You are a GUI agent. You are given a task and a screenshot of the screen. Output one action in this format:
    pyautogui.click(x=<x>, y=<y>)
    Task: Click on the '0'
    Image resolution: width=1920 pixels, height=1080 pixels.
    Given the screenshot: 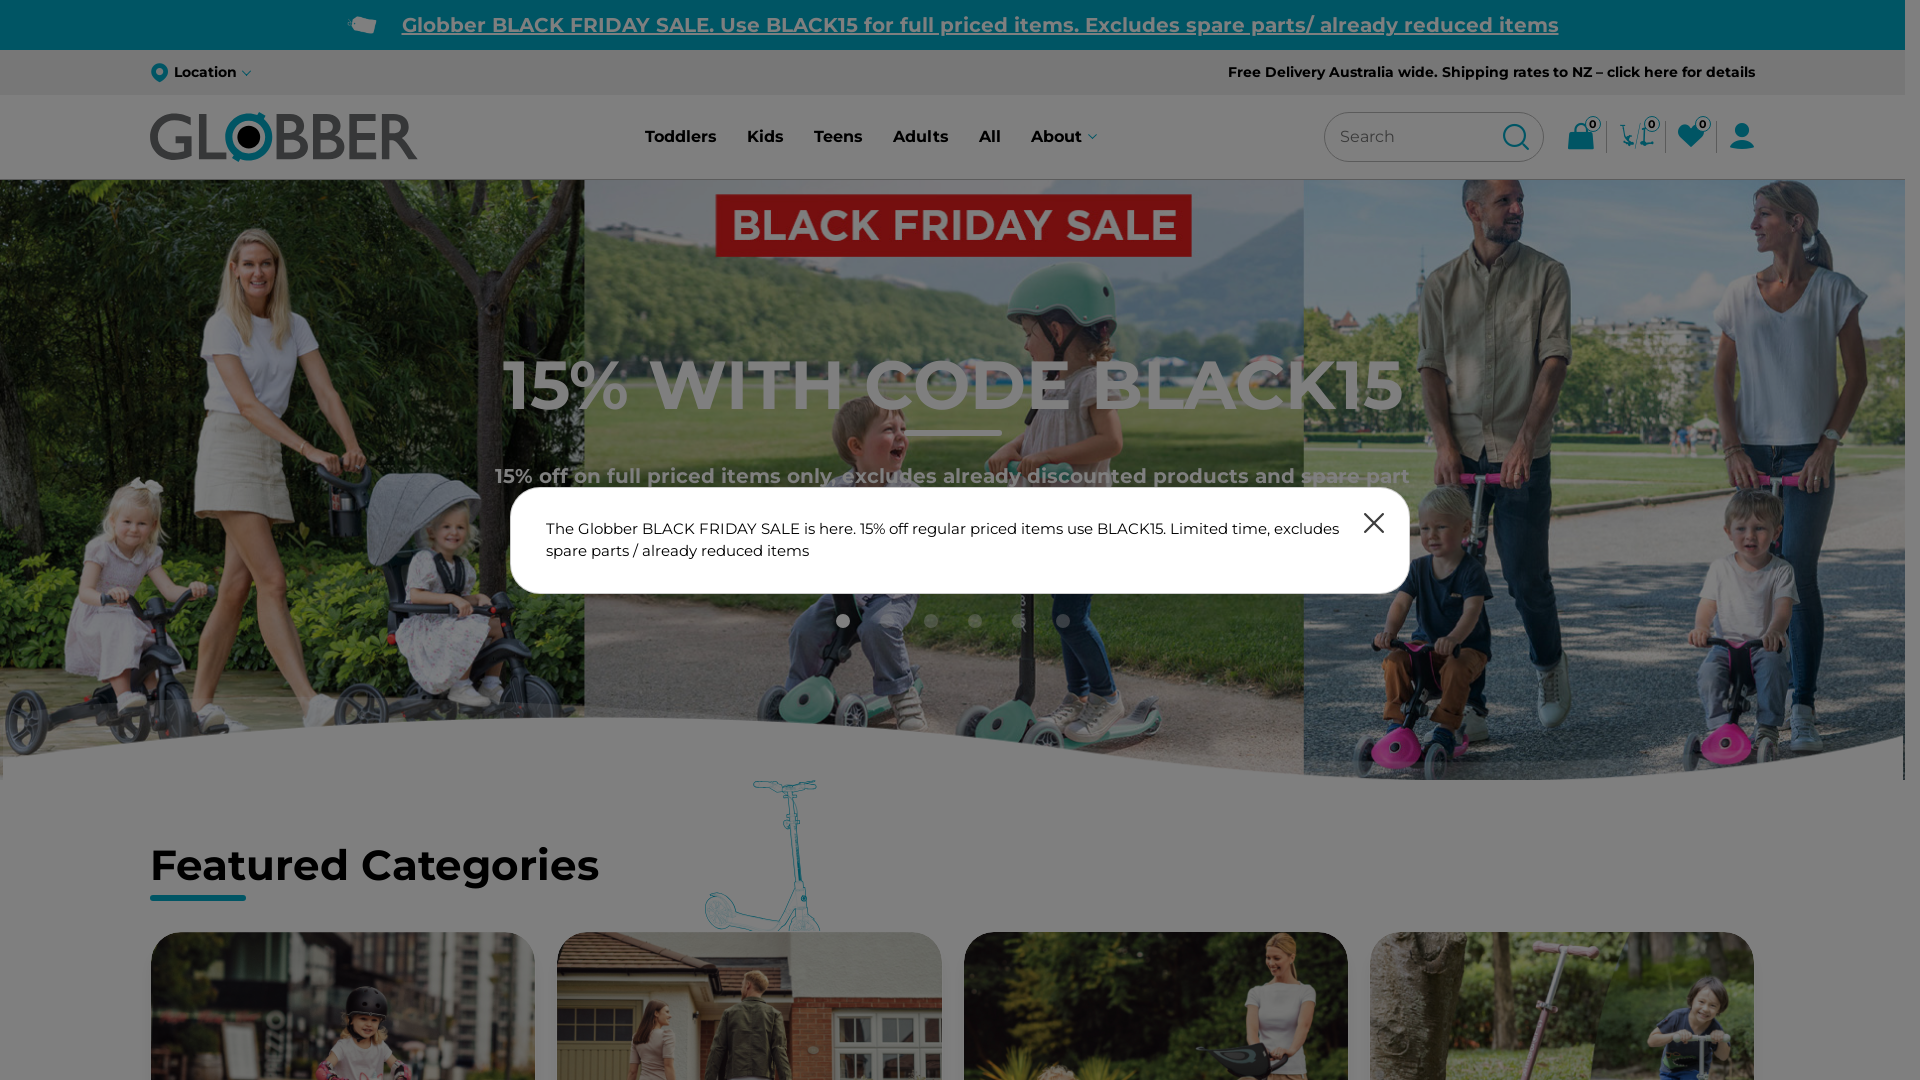 What is the action you would take?
    pyautogui.click(x=1689, y=136)
    